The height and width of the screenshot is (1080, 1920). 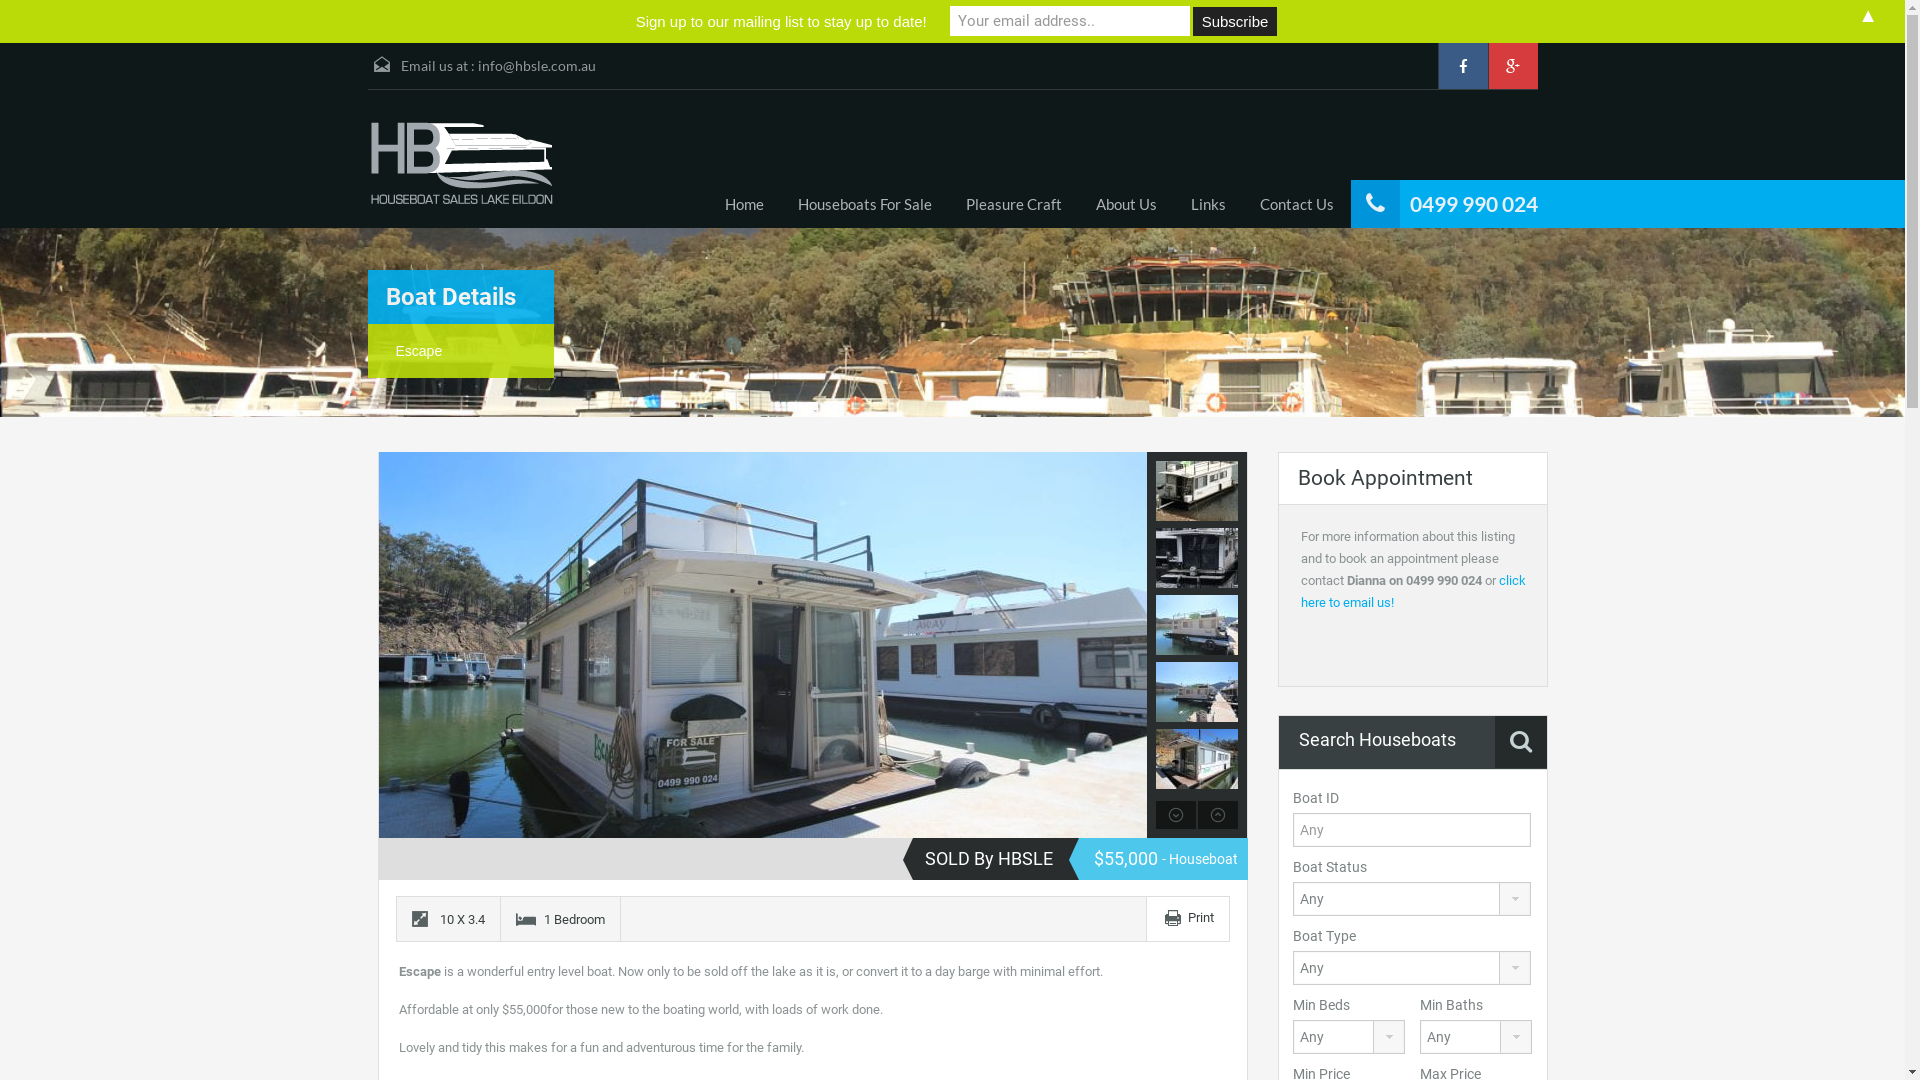 What do you see at coordinates (1300, 590) in the screenshot?
I see `'click here to email us!'` at bounding box center [1300, 590].